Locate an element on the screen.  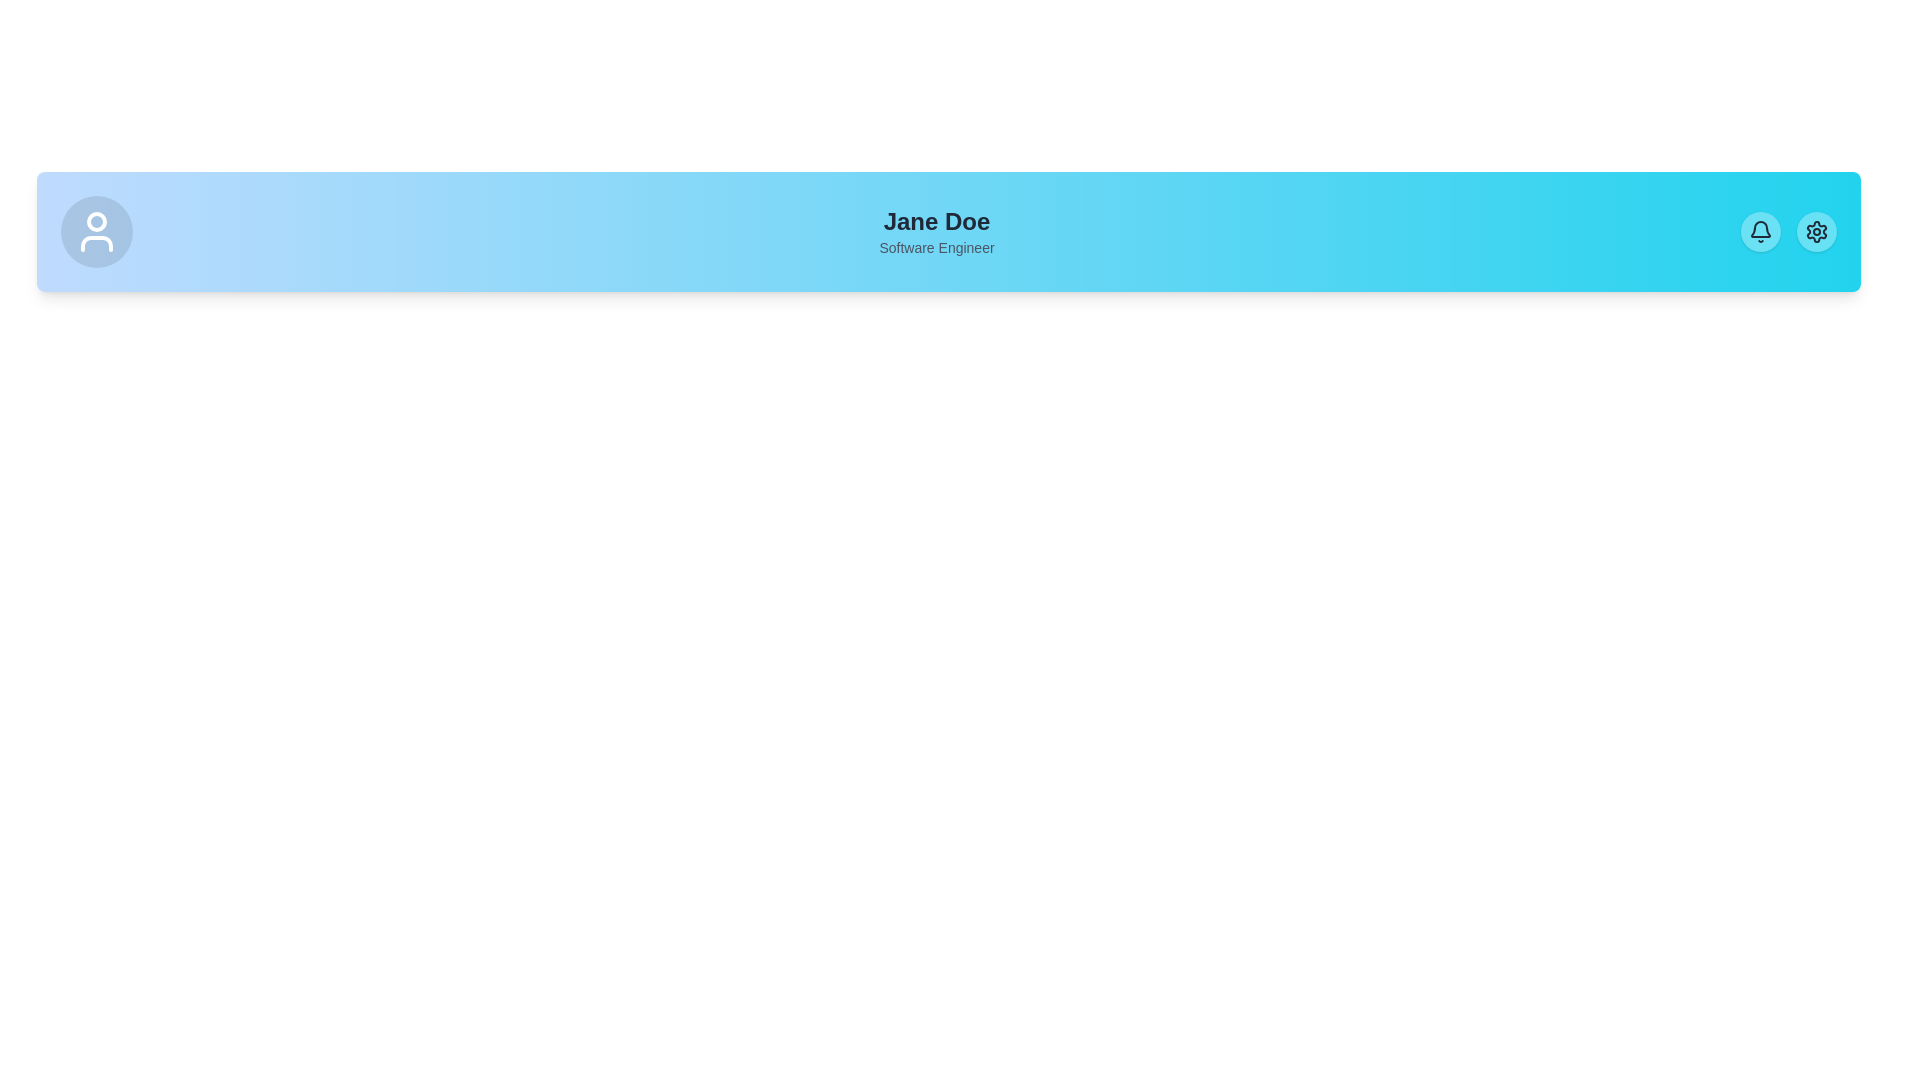
the circular button with a semi-transparent white background and a bell icon at its center is located at coordinates (1761, 230).